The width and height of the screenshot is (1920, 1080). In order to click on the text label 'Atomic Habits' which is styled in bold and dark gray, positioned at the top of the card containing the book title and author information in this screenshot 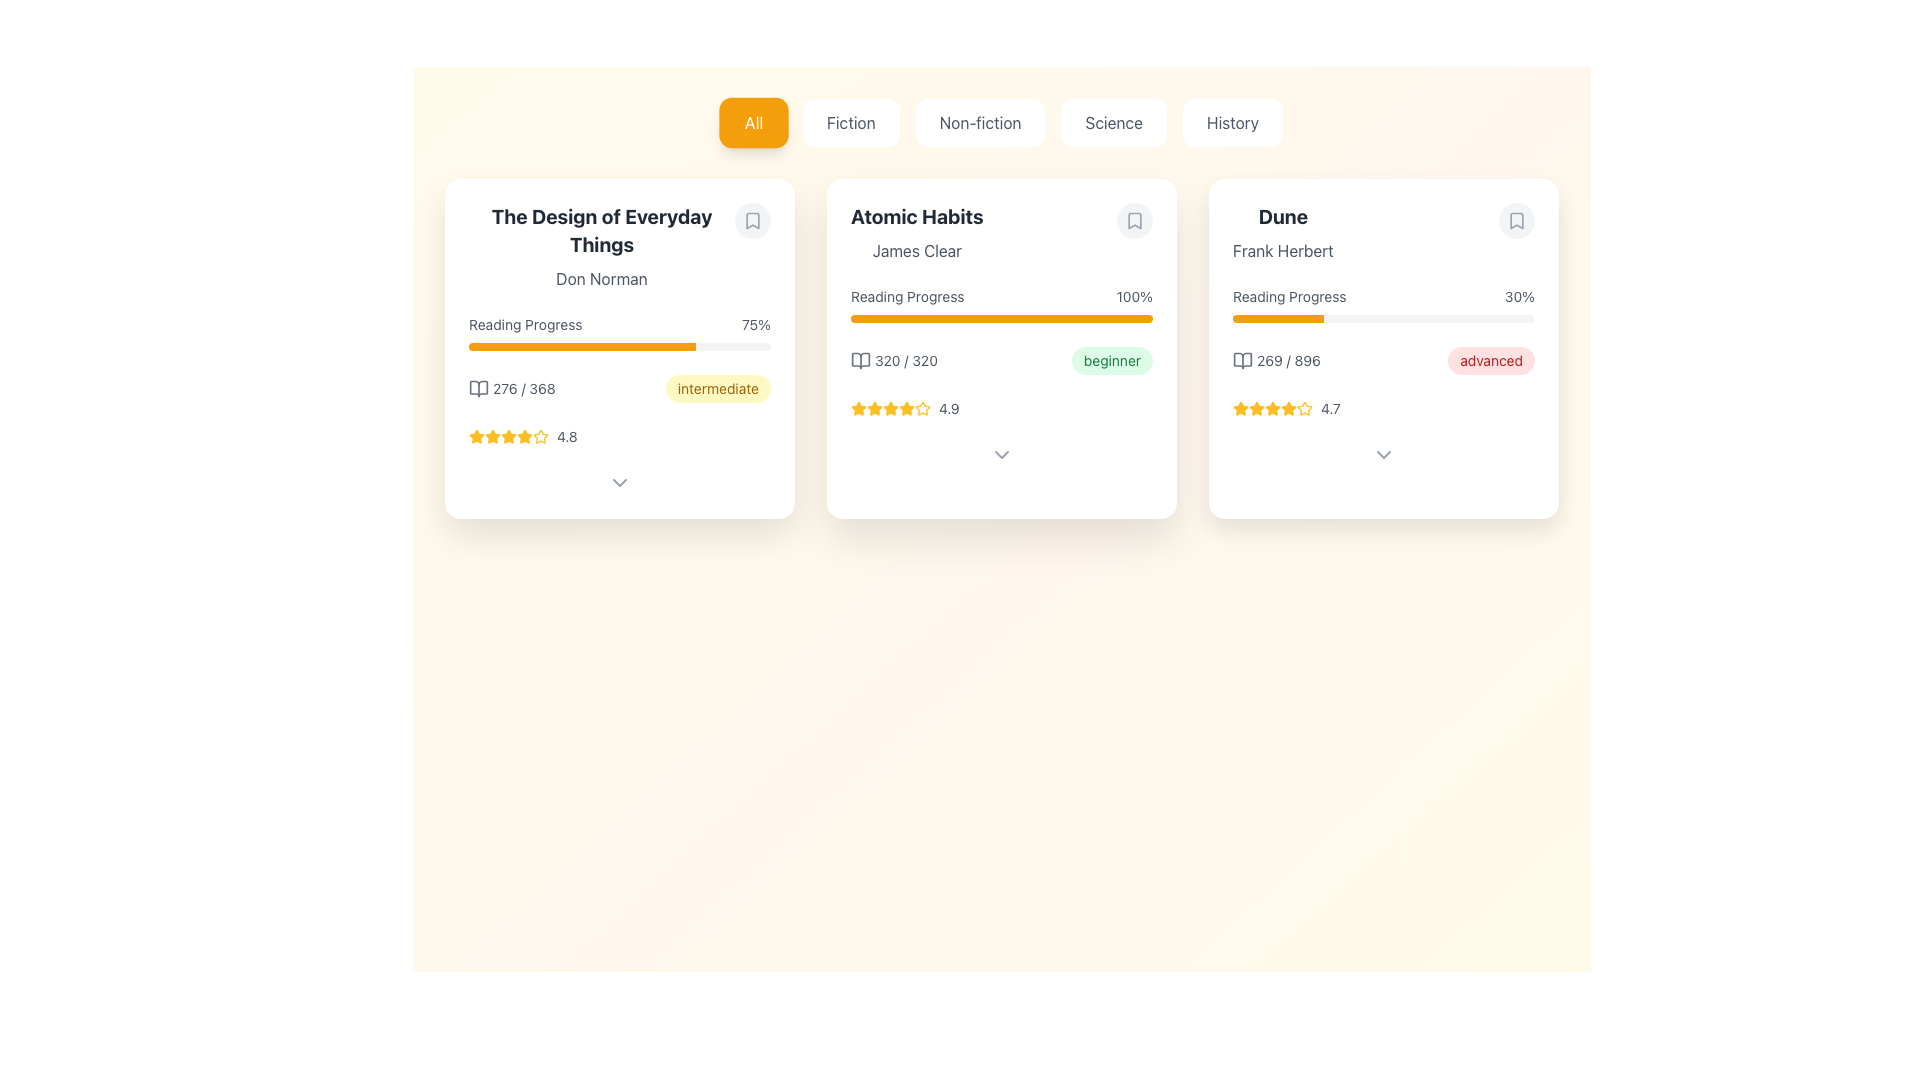, I will do `click(916, 216)`.